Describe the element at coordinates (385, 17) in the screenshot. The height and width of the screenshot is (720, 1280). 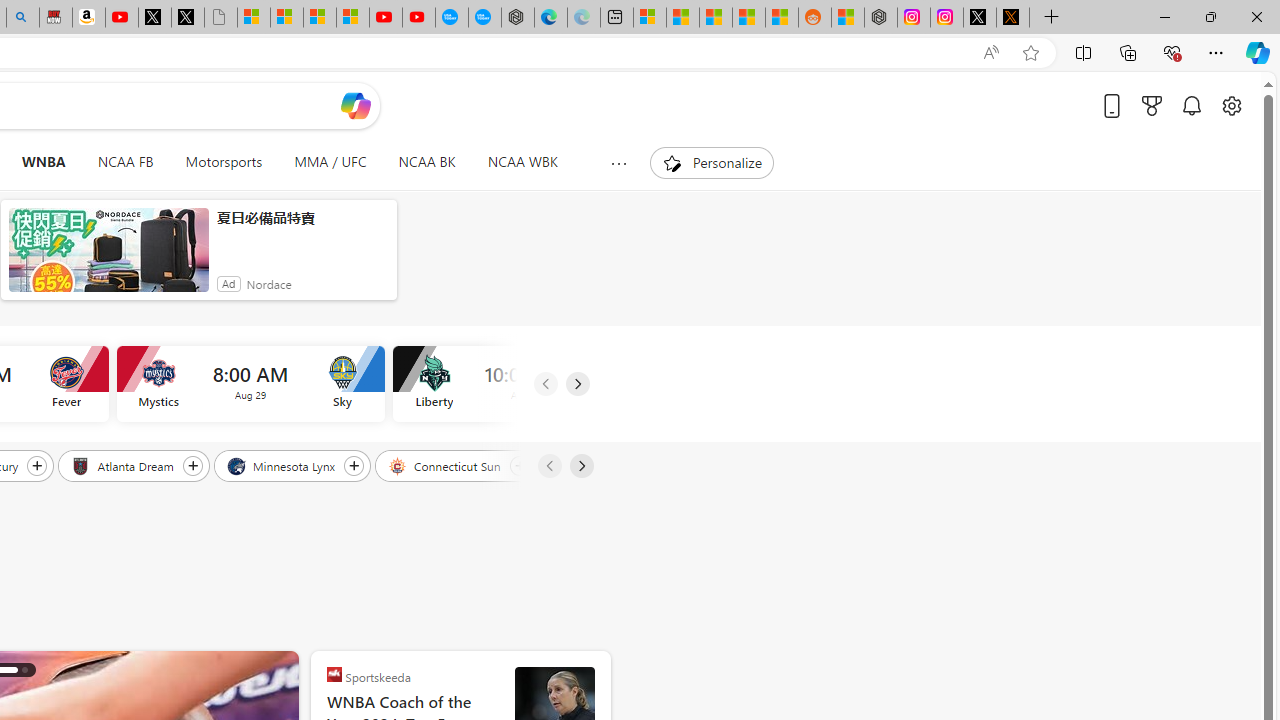
I see `'Gloom - YouTube'` at that location.